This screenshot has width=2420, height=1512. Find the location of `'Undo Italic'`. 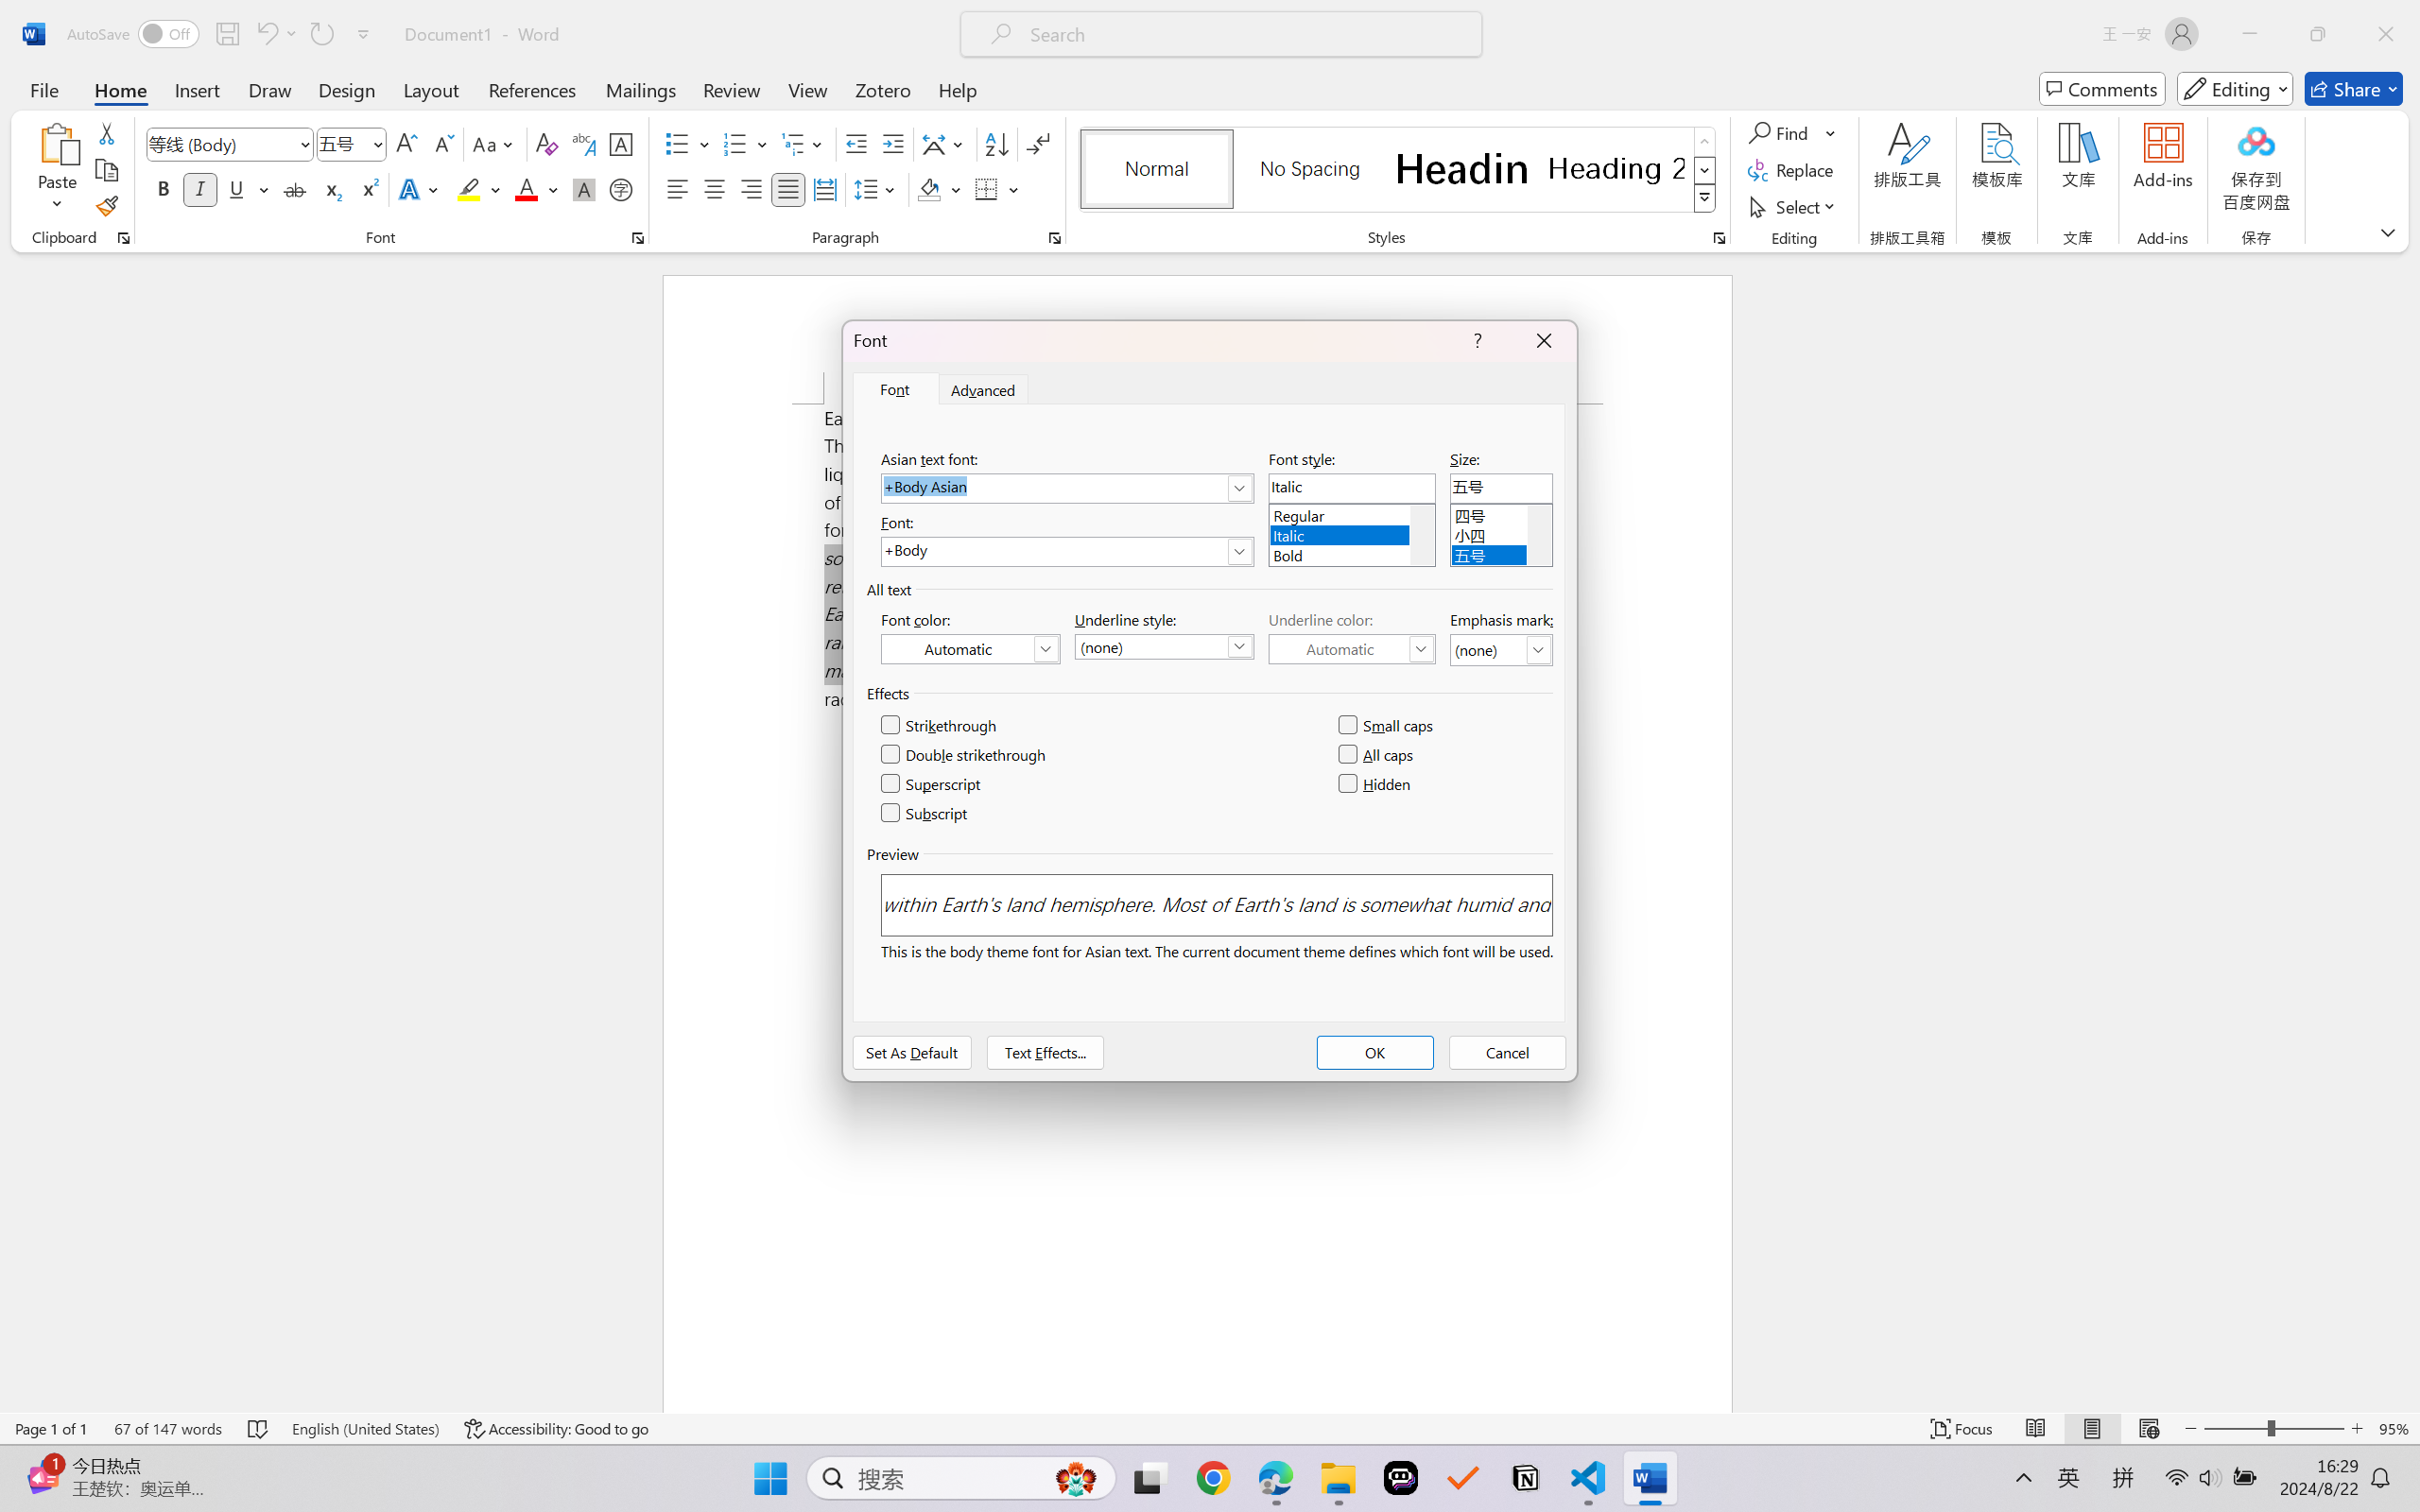

'Undo Italic' is located at coordinates (265, 33).